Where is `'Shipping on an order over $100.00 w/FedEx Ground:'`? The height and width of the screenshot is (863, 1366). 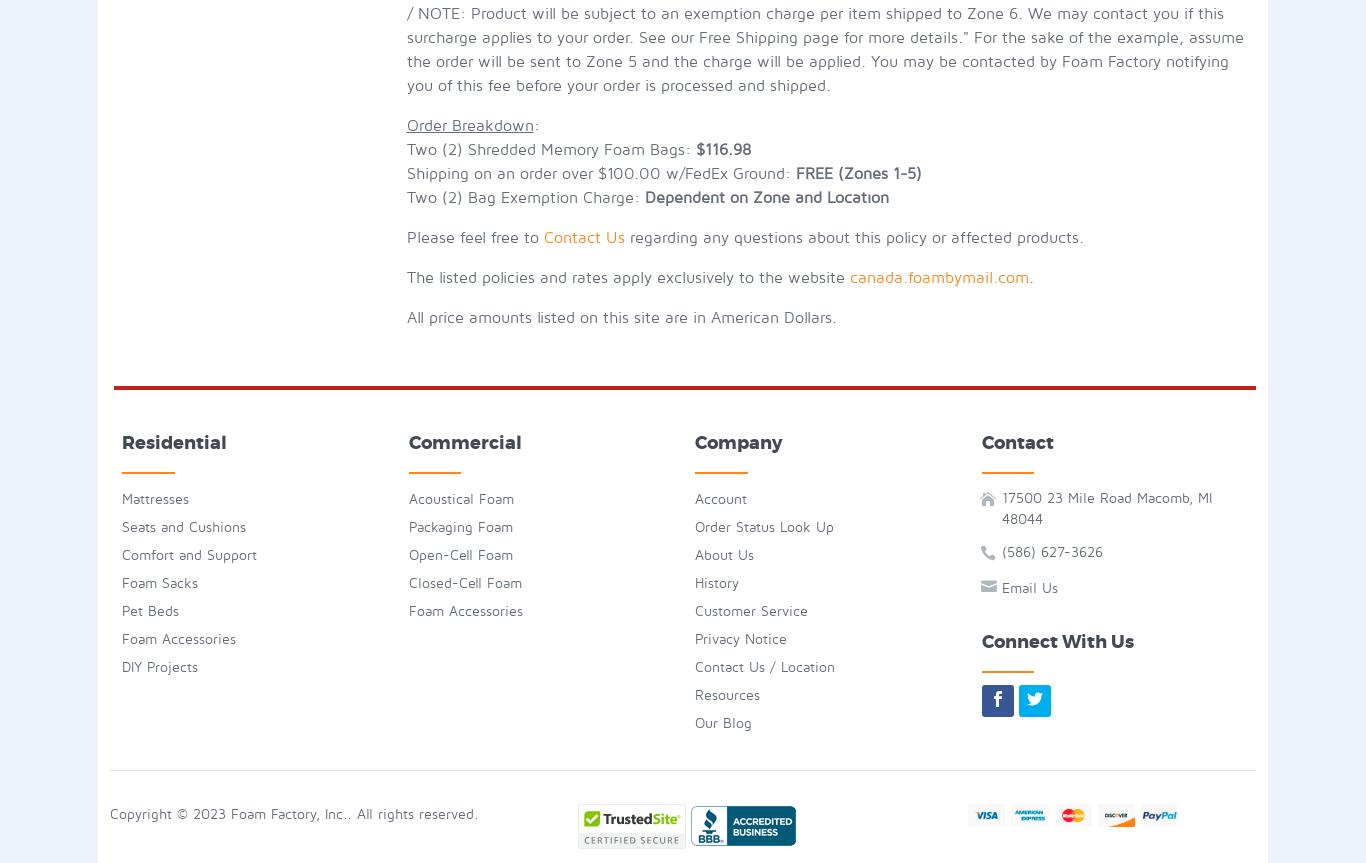 'Shipping on an order over $100.00 w/FedEx Ground:' is located at coordinates (404, 173).